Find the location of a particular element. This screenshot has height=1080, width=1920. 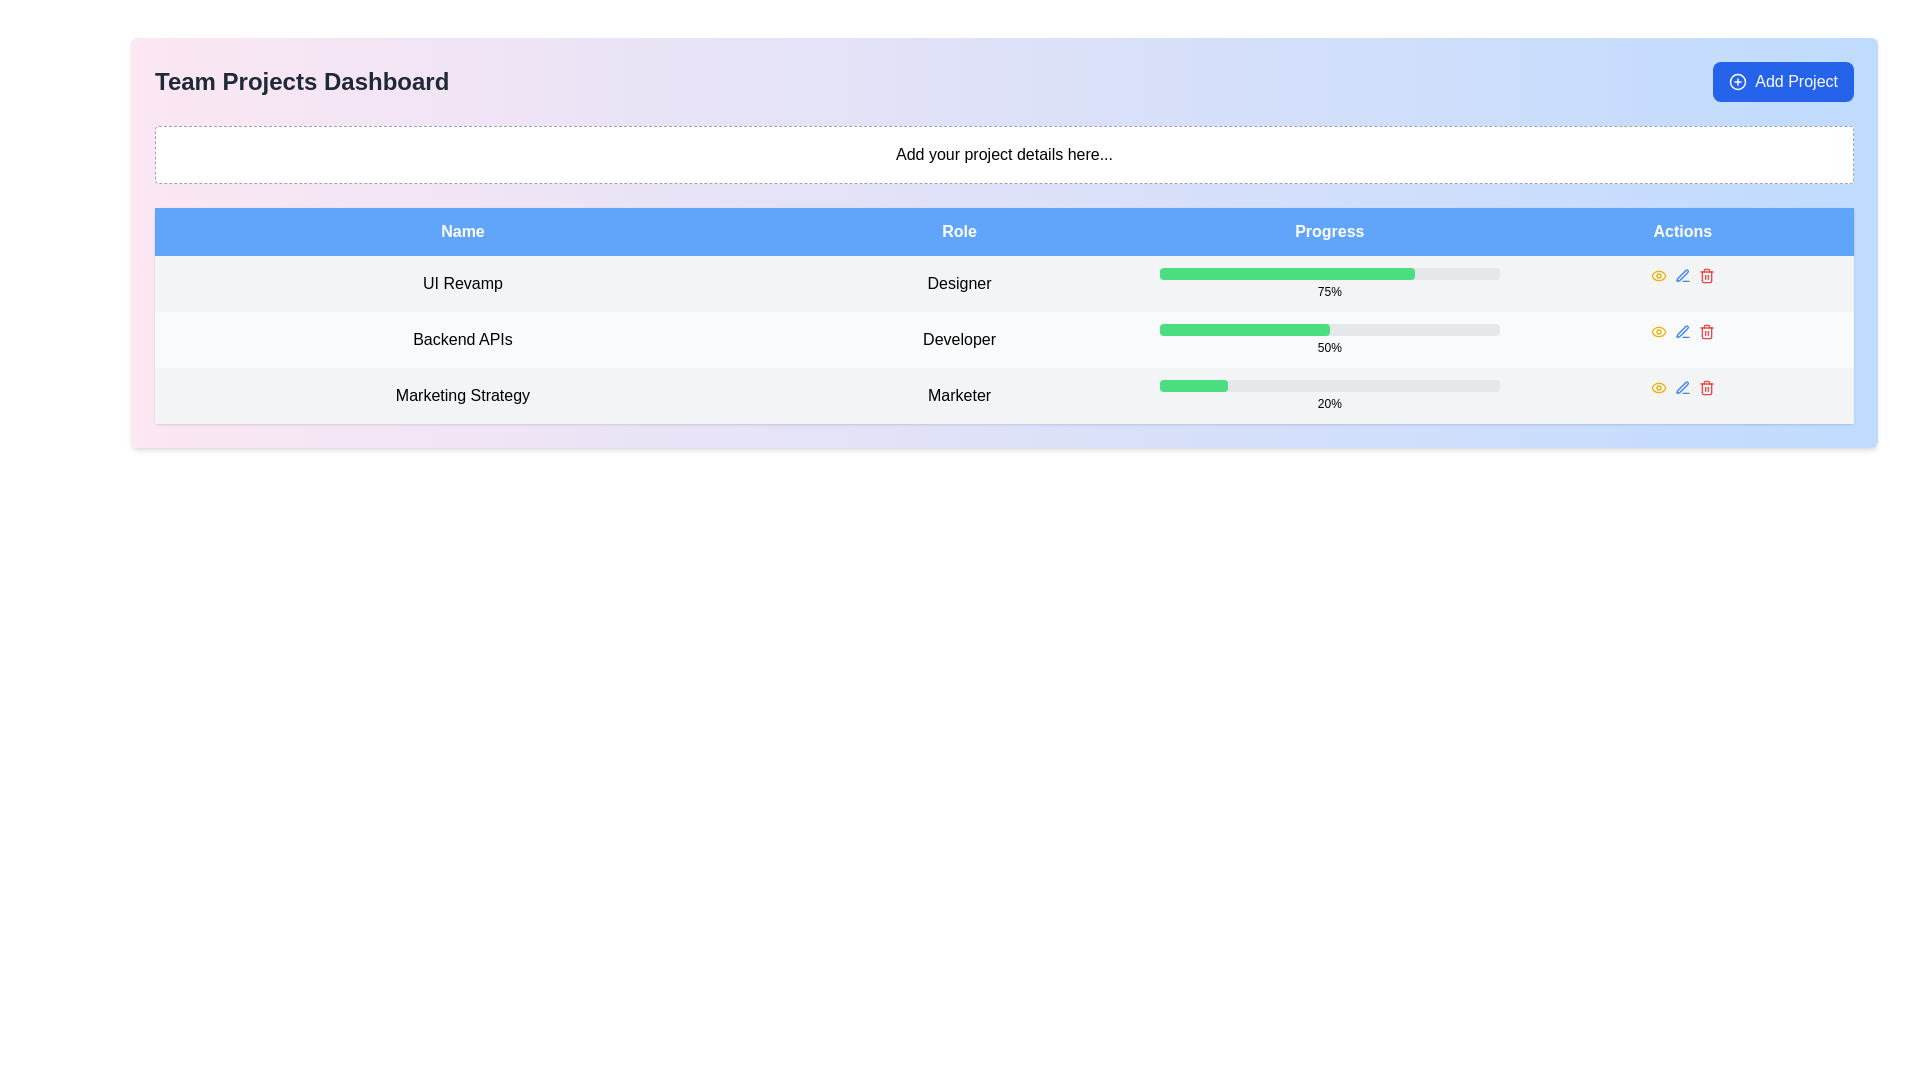

the red trashcan icon button located in the rightmost column under the 'Actions' header is located at coordinates (1705, 389).